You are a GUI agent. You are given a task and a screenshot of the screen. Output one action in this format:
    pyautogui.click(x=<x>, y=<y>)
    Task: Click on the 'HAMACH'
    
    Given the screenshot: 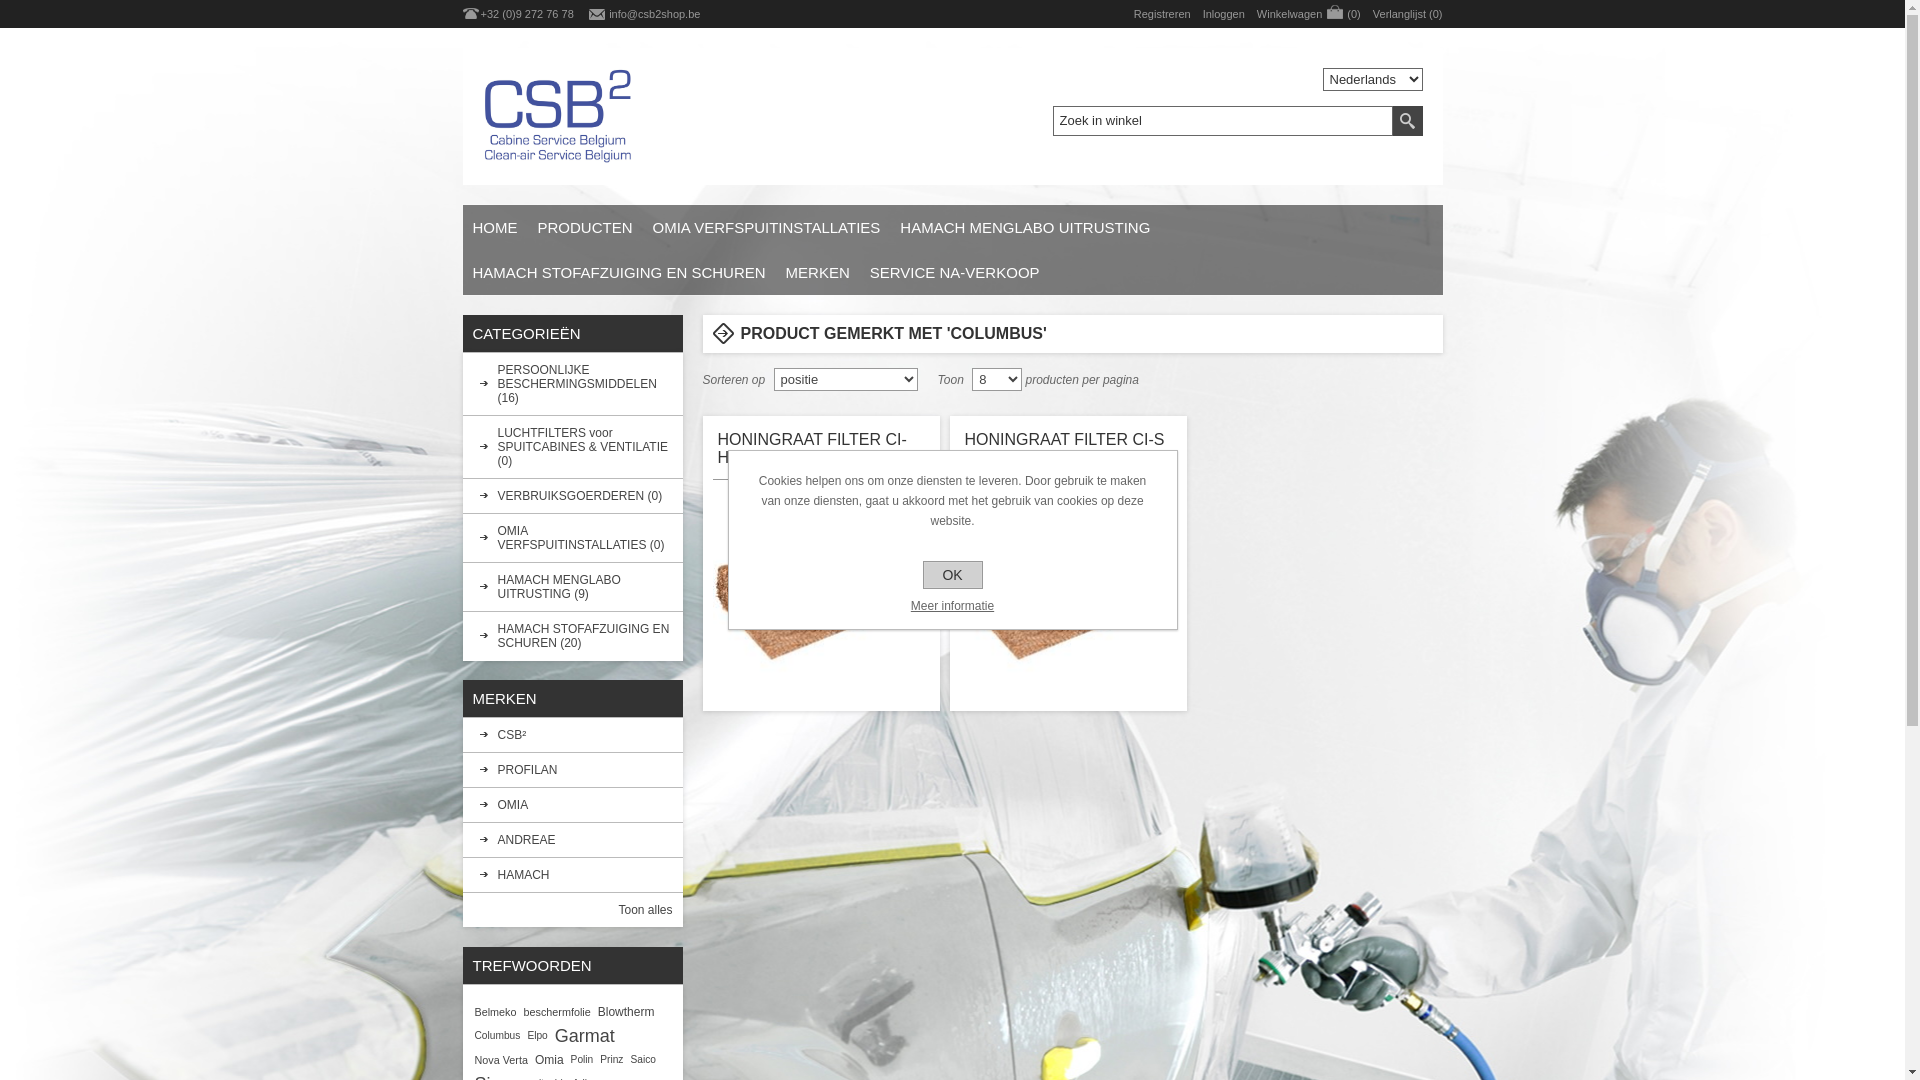 What is the action you would take?
    pyautogui.click(x=460, y=874)
    